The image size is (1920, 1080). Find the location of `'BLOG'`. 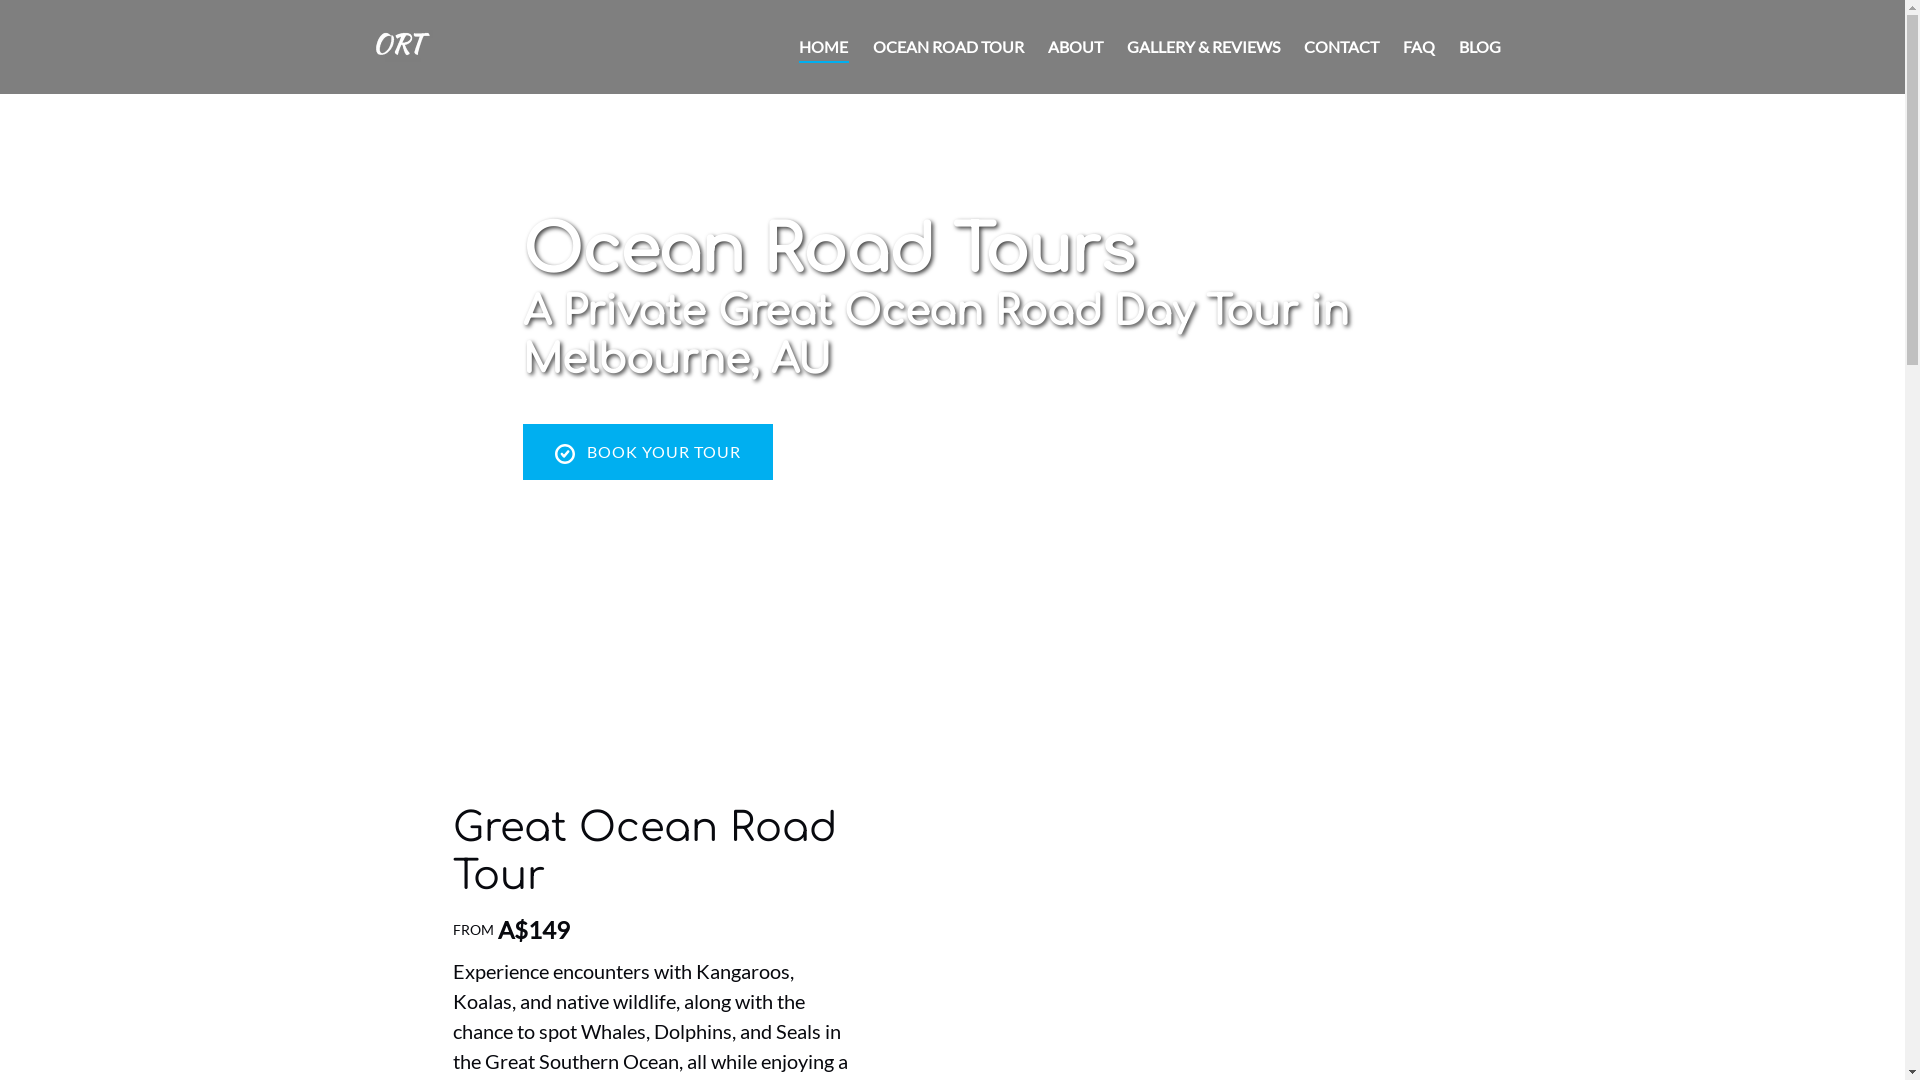

'BLOG' is located at coordinates (1478, 45).